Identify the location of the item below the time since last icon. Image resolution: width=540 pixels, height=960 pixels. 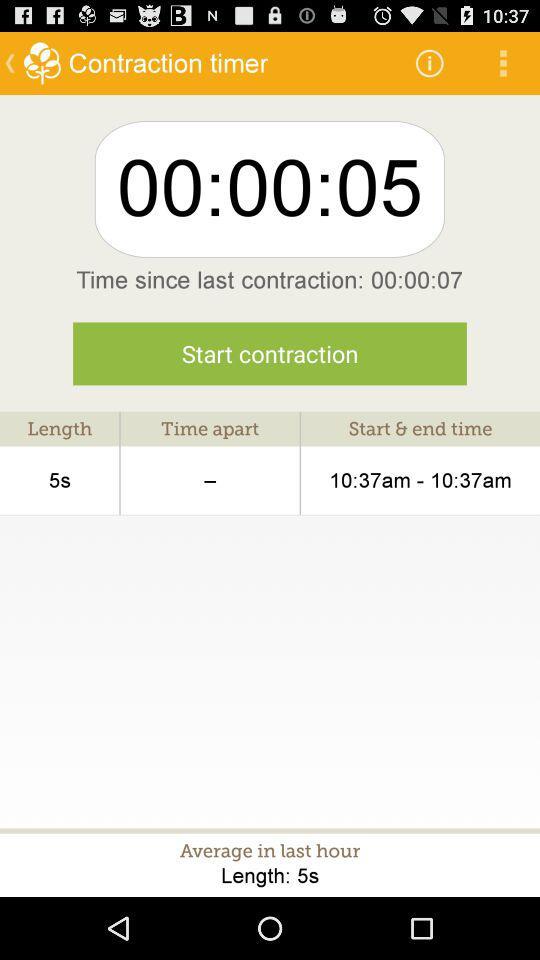
(270, 353).